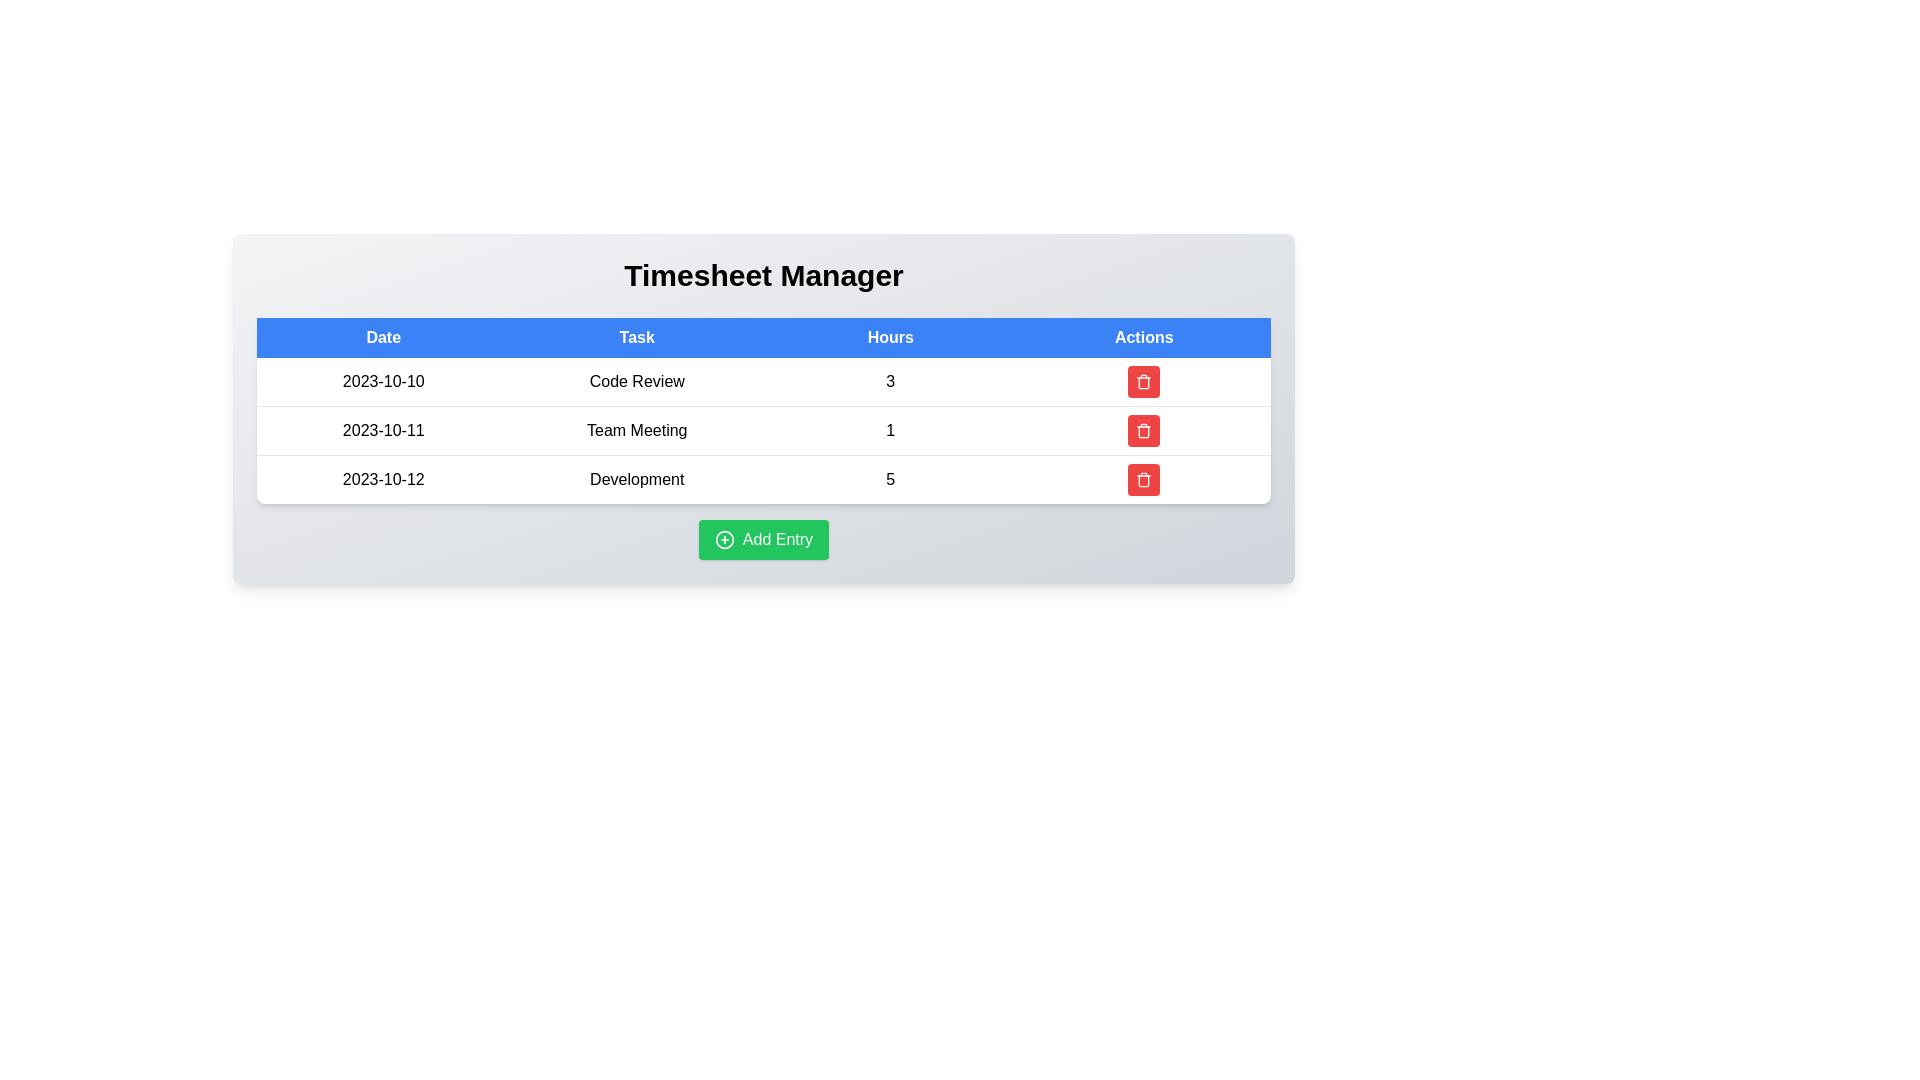  I want to click on title of the 'Hours' column header in the Timesheet Manager table header cell, so click(889, 337).